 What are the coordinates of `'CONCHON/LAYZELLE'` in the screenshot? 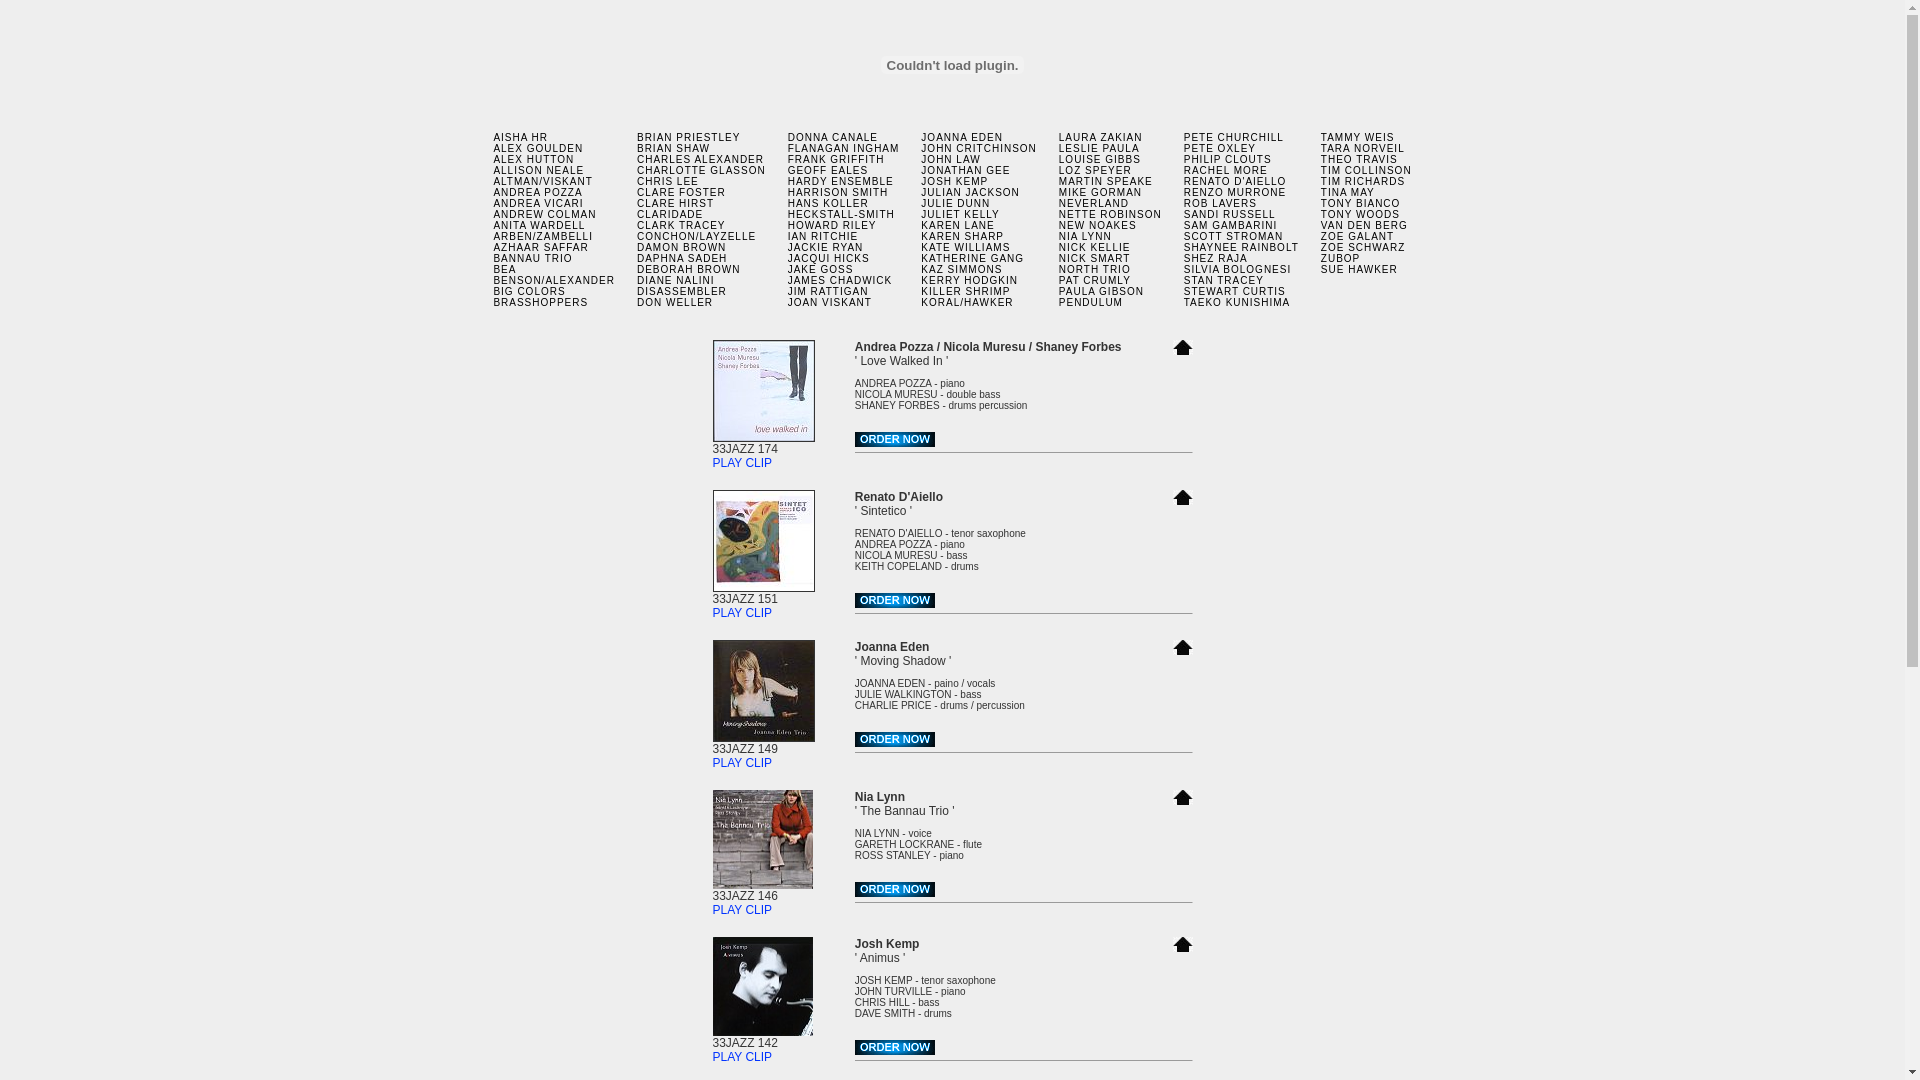 It's located at (636, 235).